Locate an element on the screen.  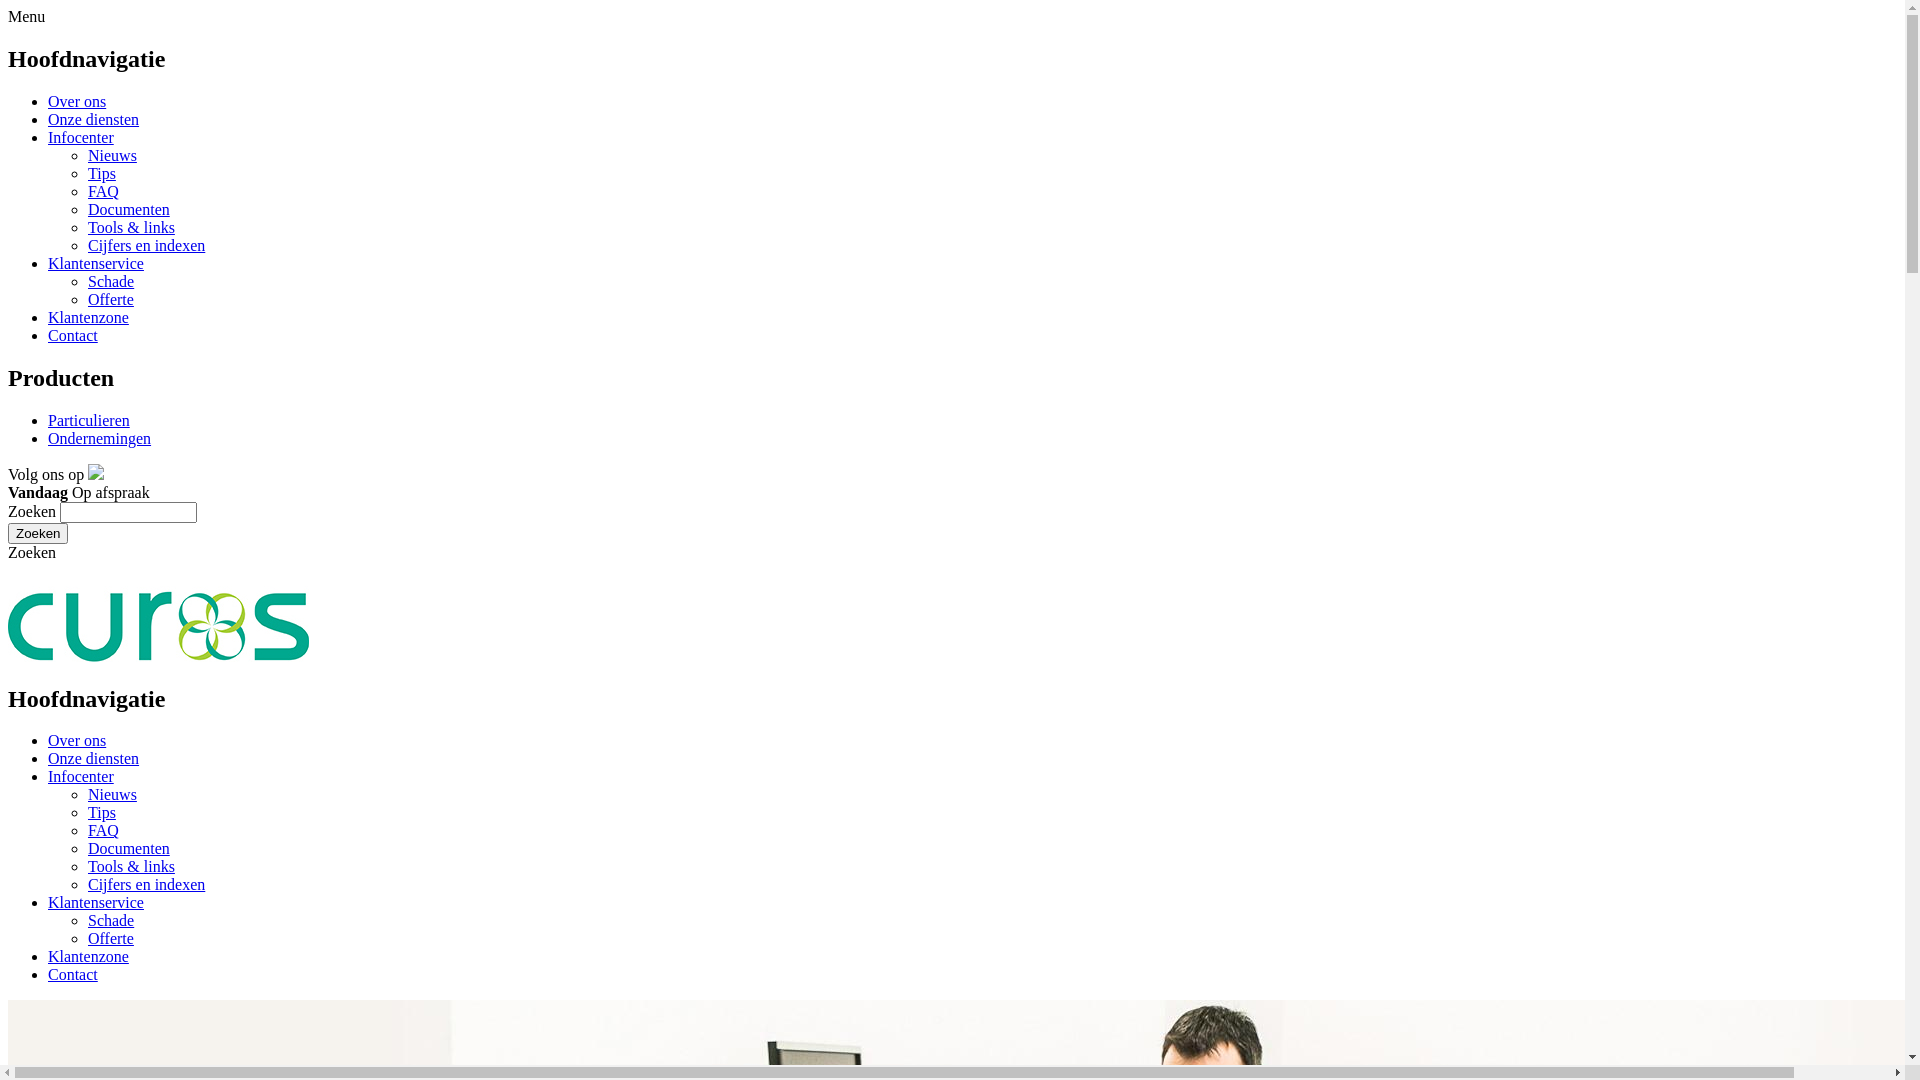
'Onze diensten' is located at coordinates (48, 119).